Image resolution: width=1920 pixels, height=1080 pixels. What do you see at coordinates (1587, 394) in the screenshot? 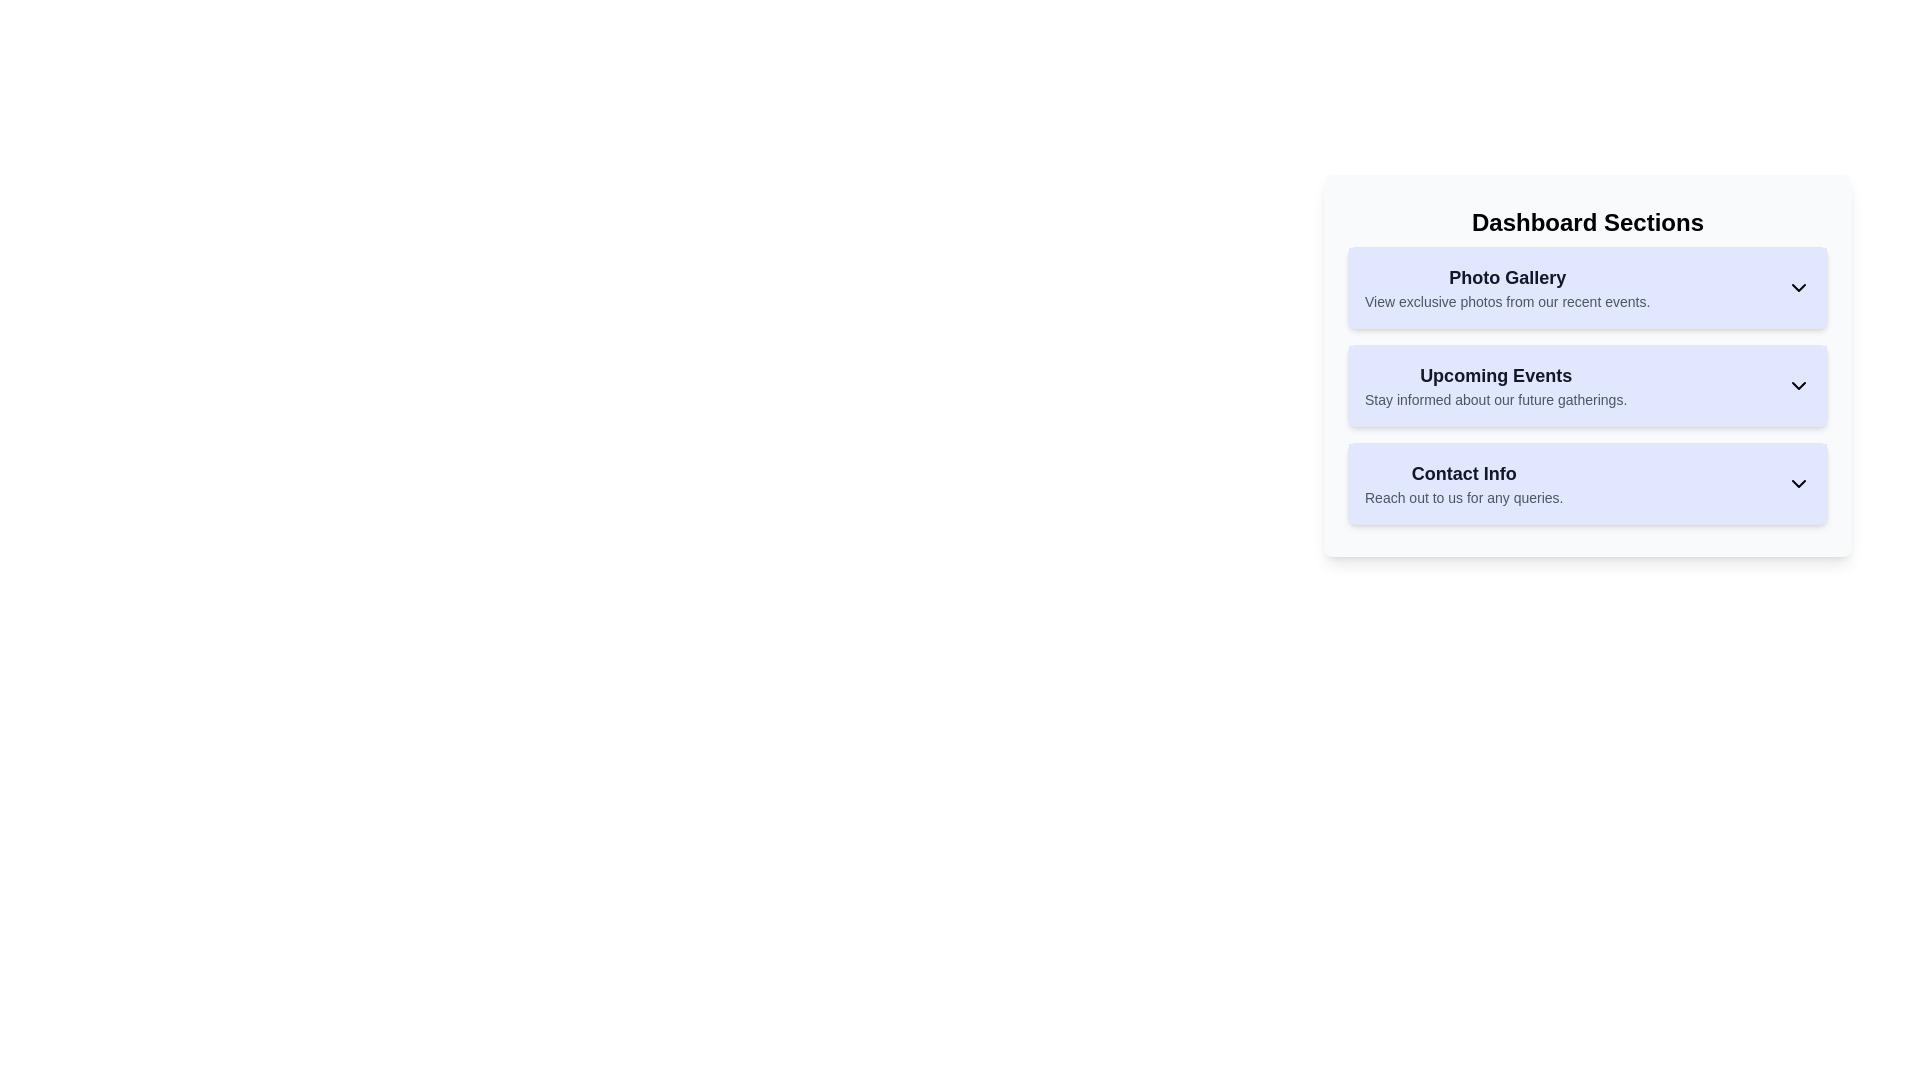
I see `the second button in the vertically stacked list within the 'Dashboard Sections' card` at bounding box center [1587, 394].